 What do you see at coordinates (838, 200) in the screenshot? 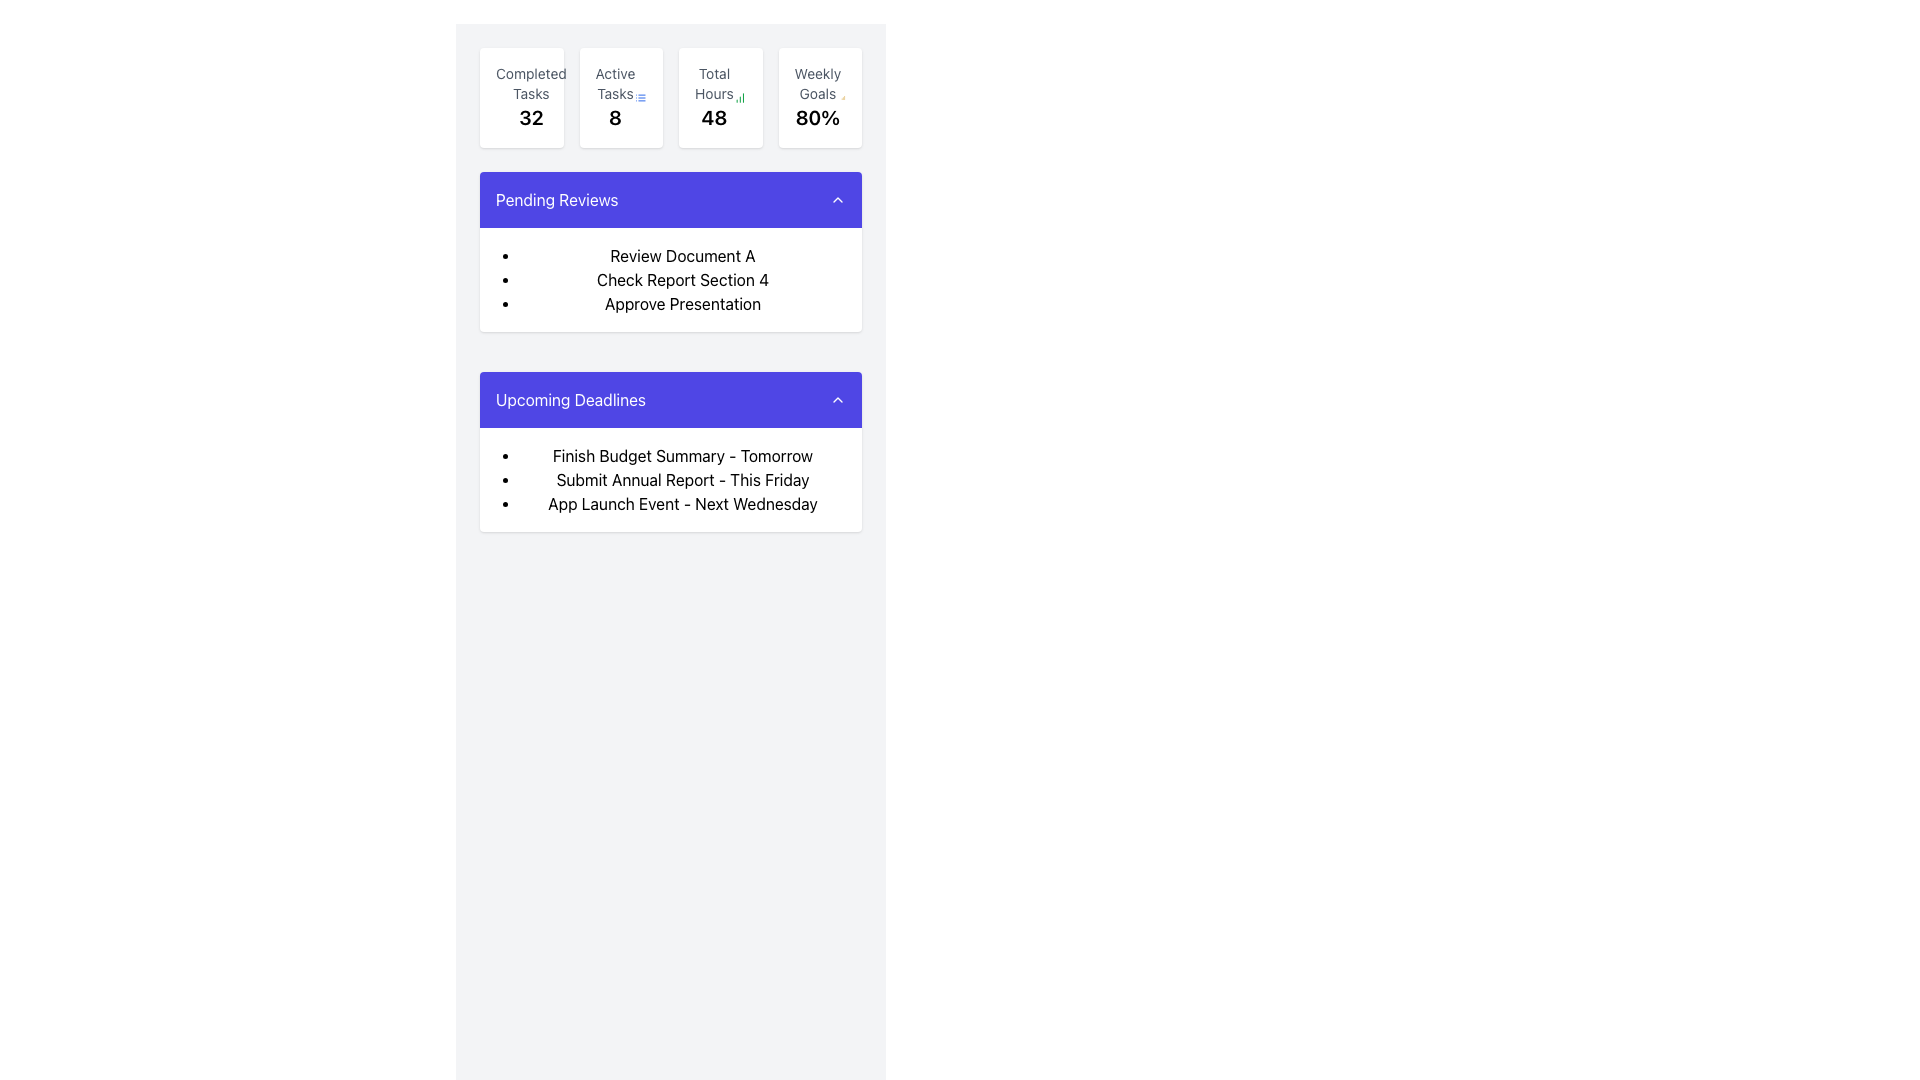
I see `the Chevron Icon located on the right side of the 'Pending Reviews' section header` at bounding box center [838, 200].